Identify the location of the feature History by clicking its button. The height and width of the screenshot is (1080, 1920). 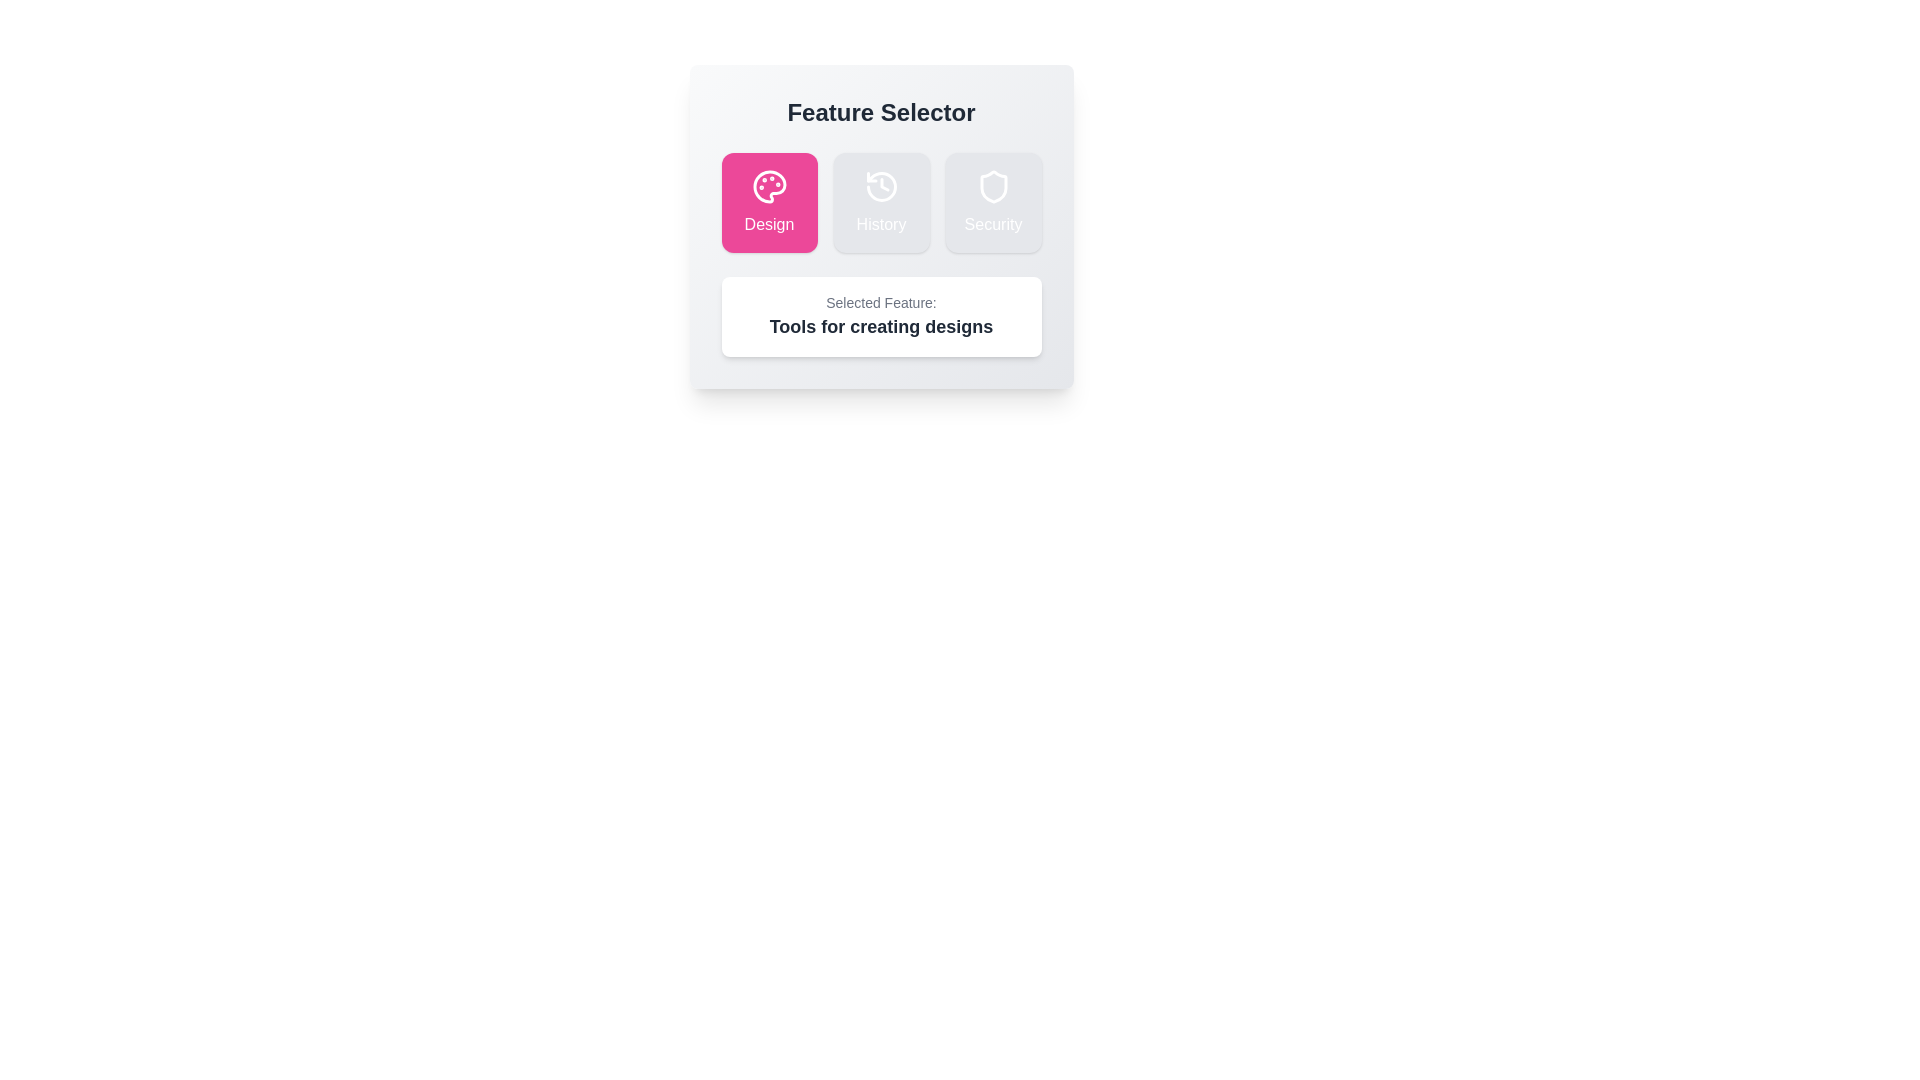
(880, 203).